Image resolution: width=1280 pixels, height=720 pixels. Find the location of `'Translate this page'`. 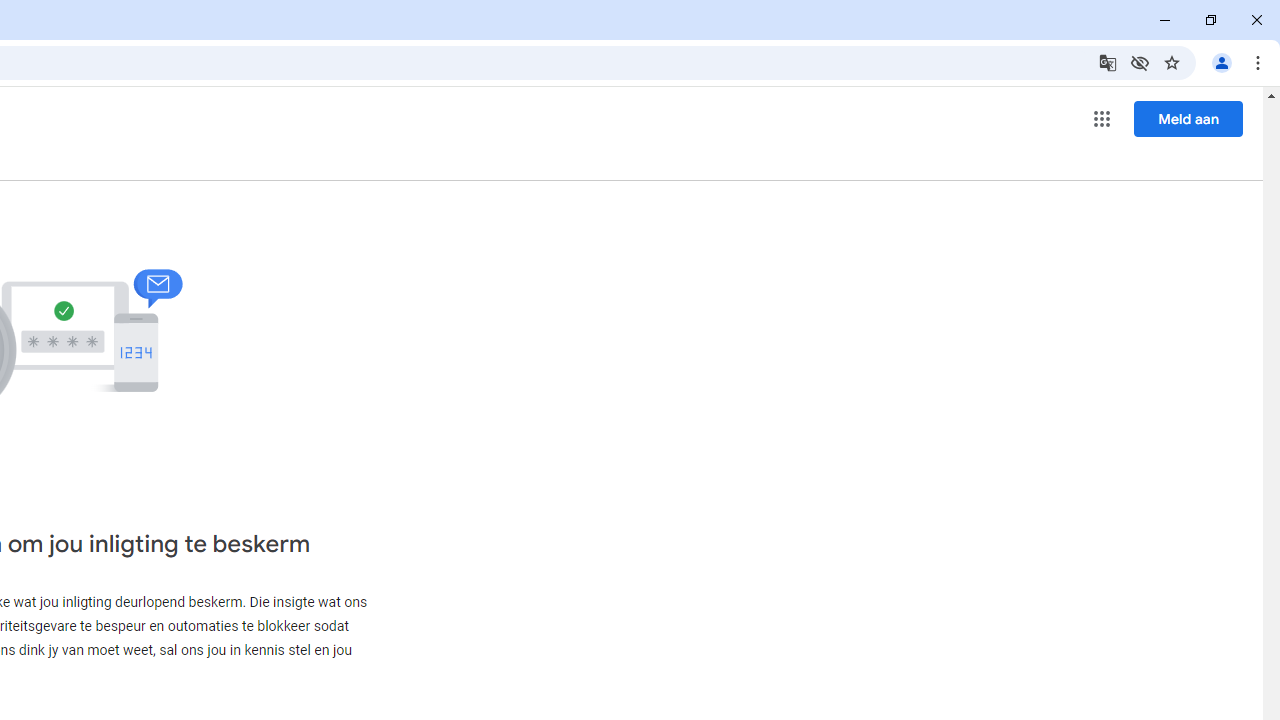

'Translate this page' is located at coordinates (1106, 61).